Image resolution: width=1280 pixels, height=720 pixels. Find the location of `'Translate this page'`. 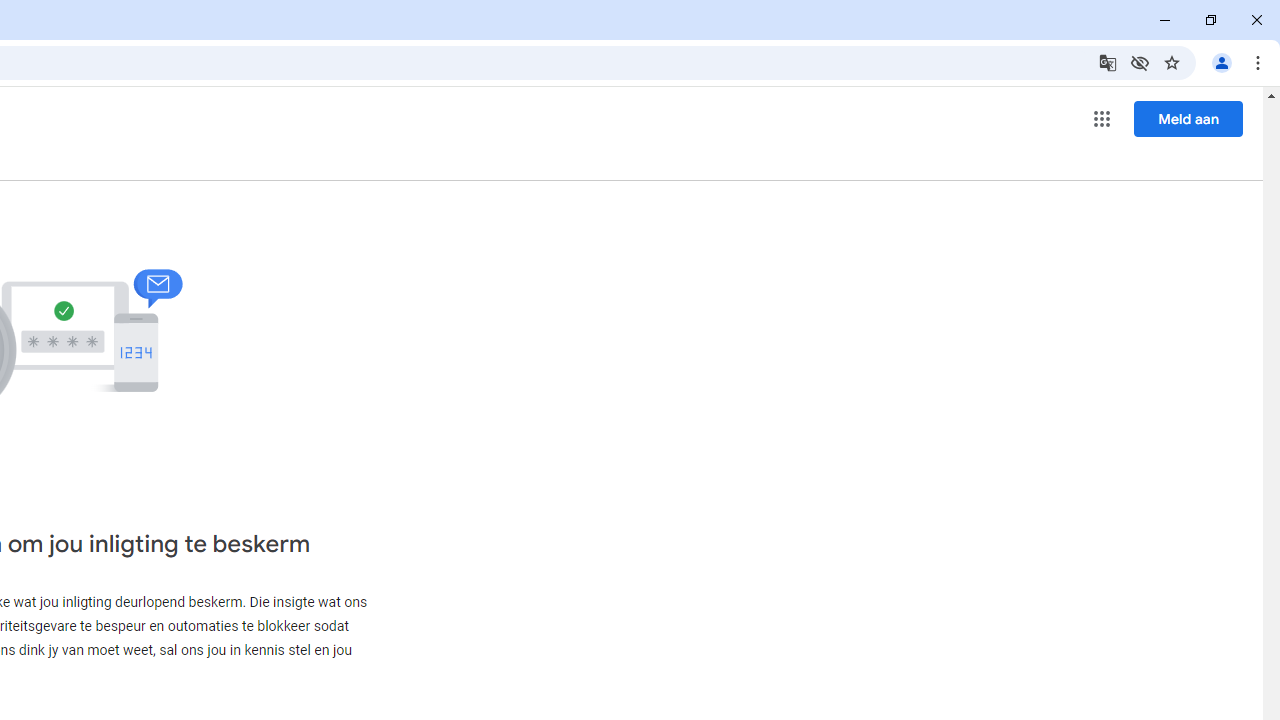

'Translate this page' is located at coordinates (1106, 61).